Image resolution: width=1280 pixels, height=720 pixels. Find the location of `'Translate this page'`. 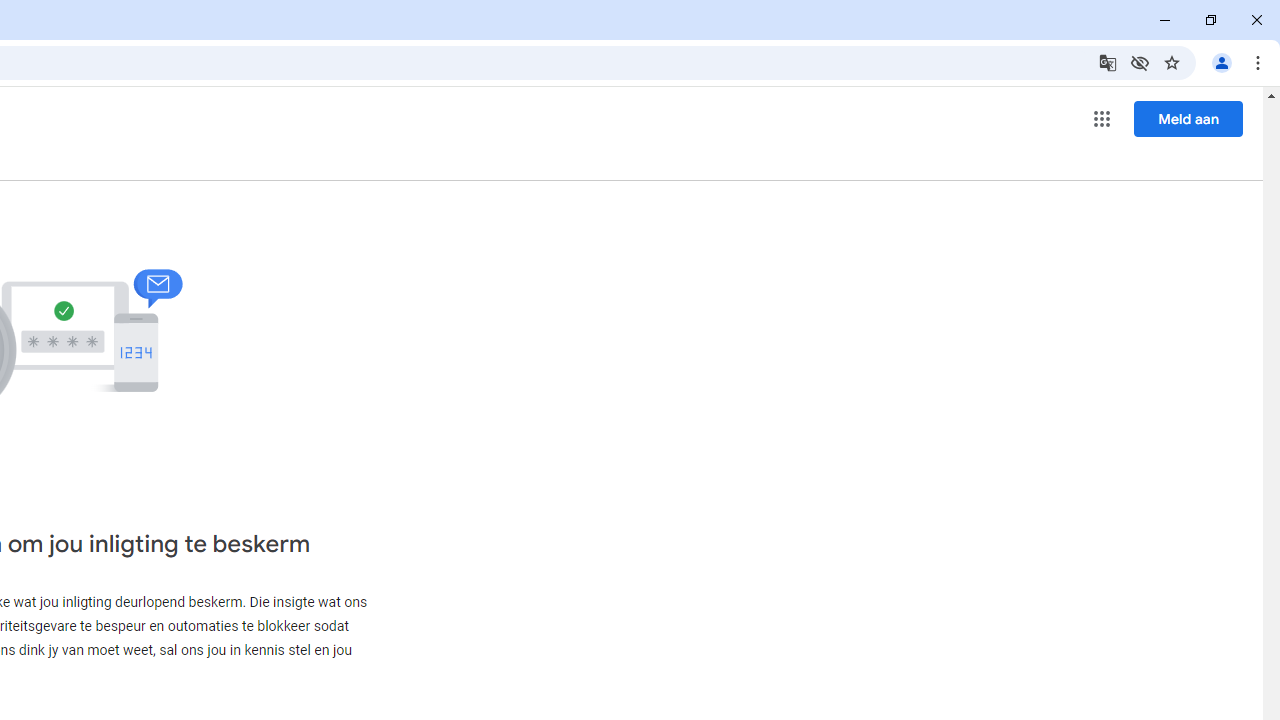

'Translate this page' is located at coordinates (1106, 61).